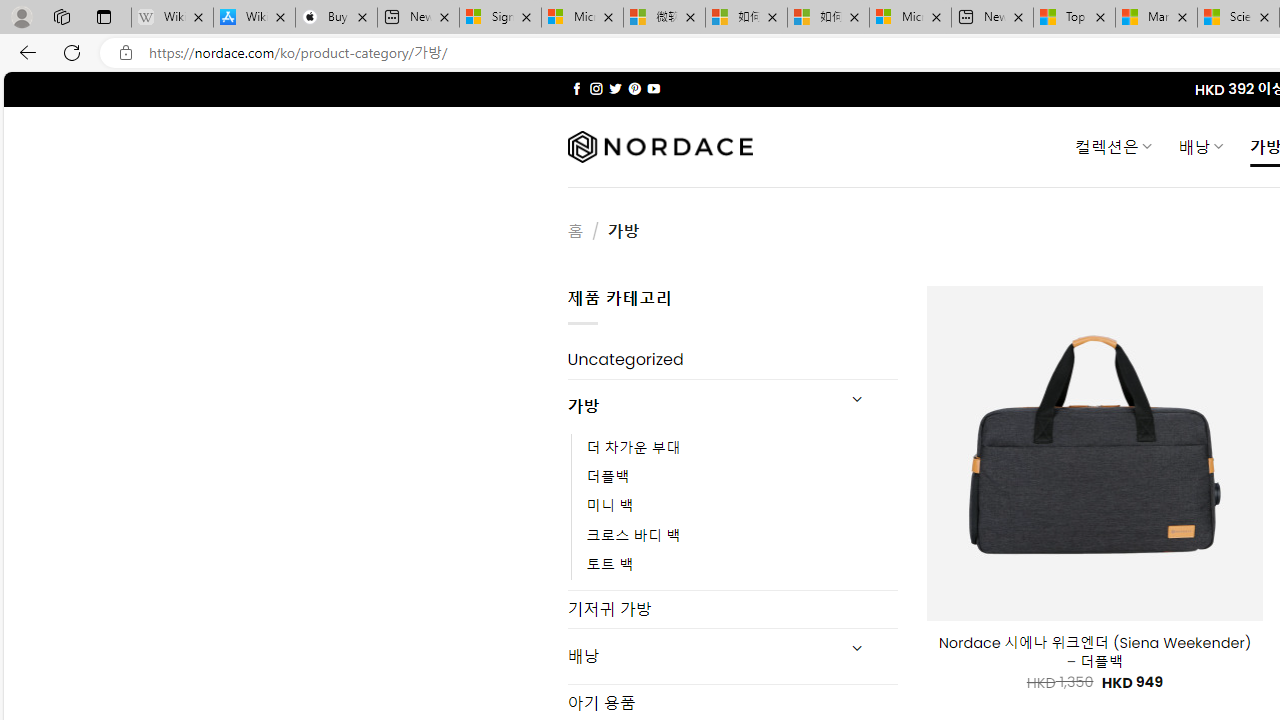 This screenshot has width=1280, height=720. What do you see at coordinates (614, 88) in the screenshot?
I see `'Follow on Twitter'` at bounding box center [614, 88].